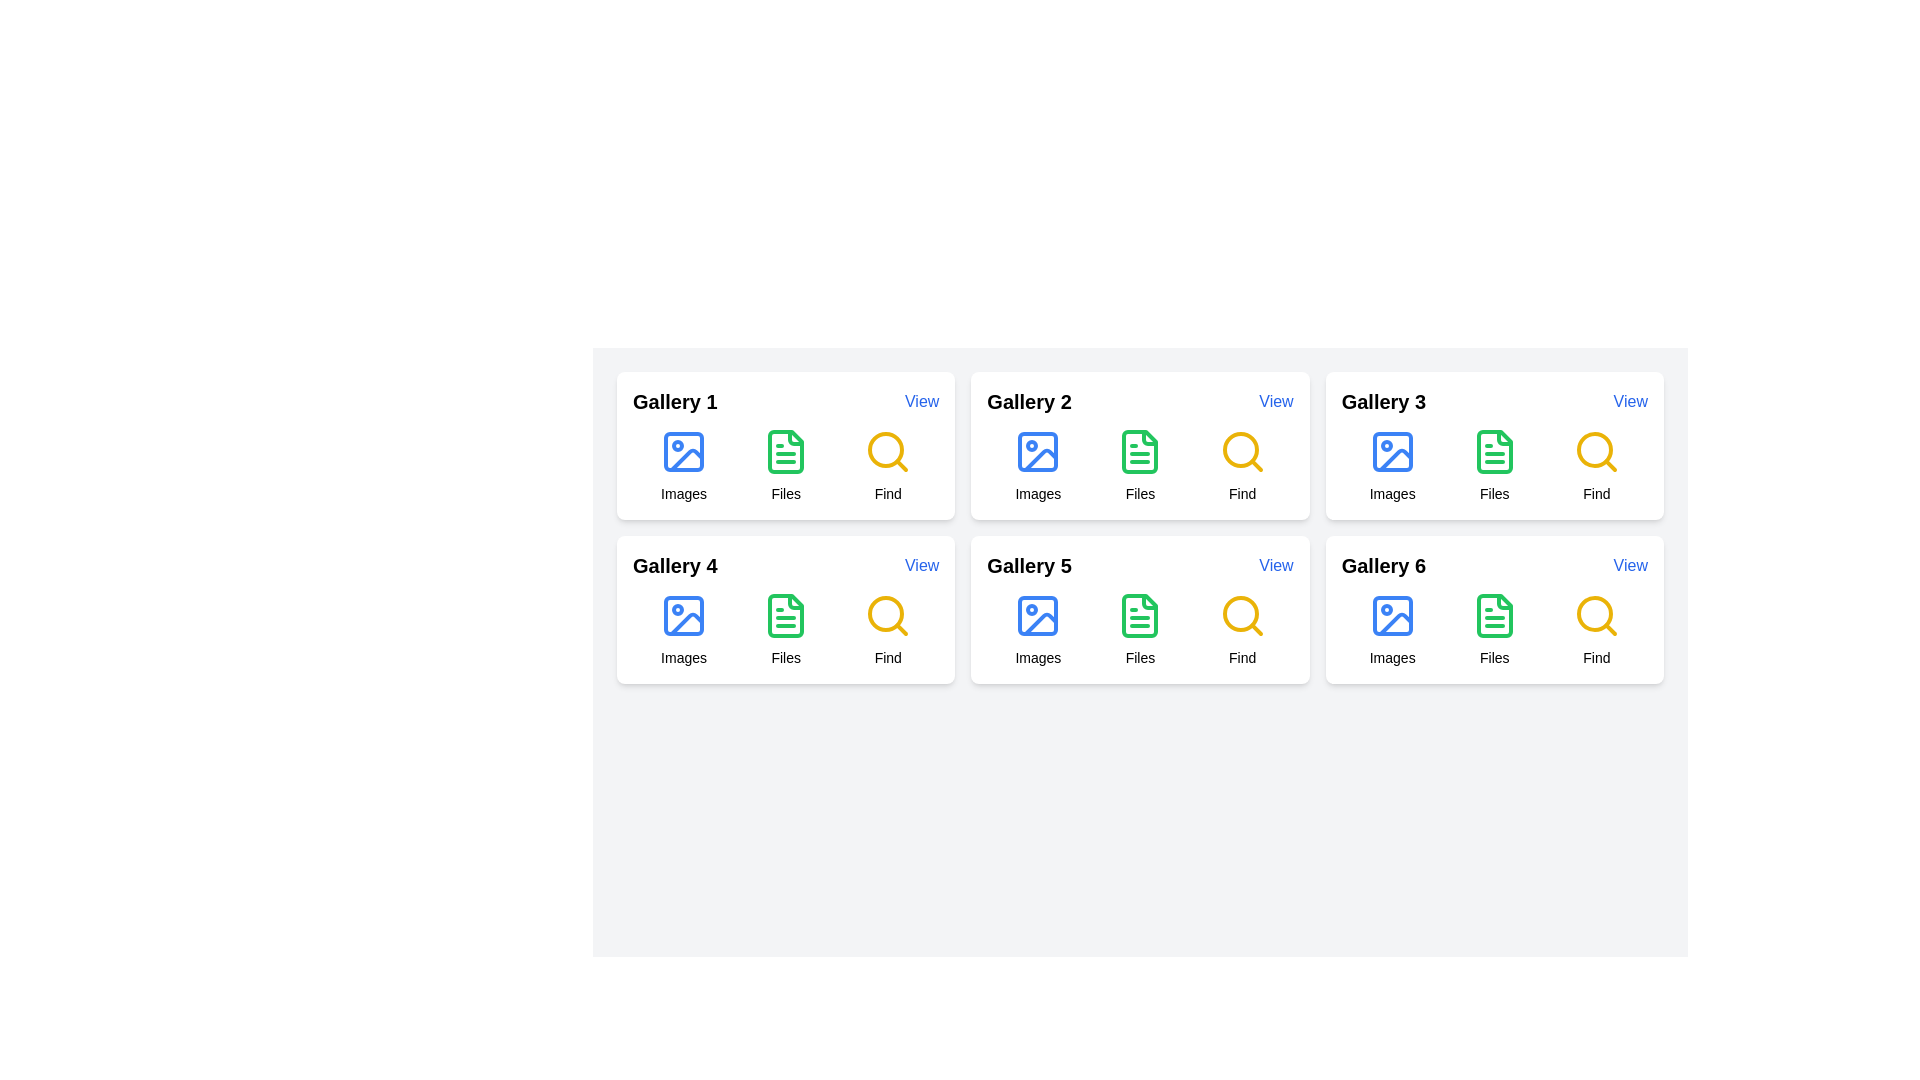  What do you see at coordinates (1038, 615) in the screenshot?
I see `the bright blue image icon with rounded corners, located in the bottom row and third column of the 2x3 grid layout within the 'Gallery 5' card` at bounding box center [1038, 615].